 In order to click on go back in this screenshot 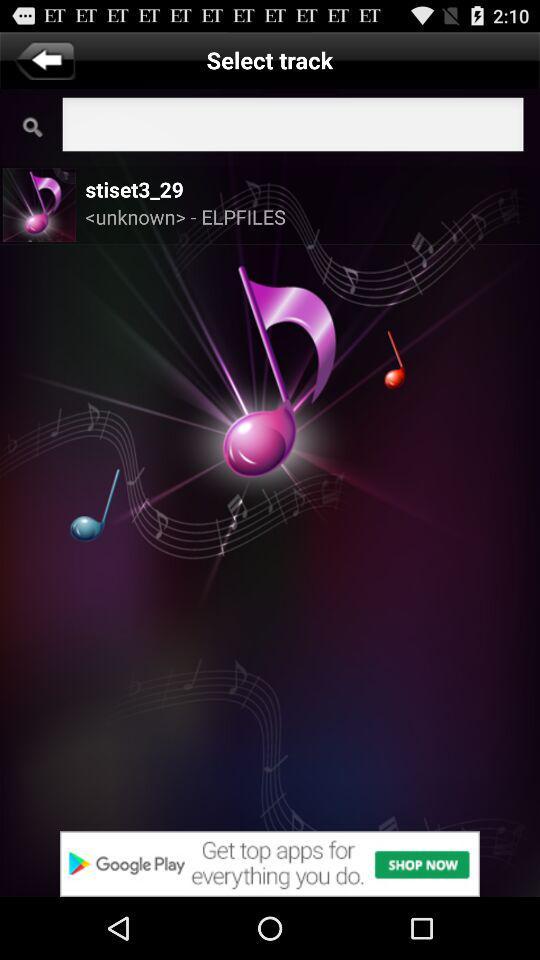, I will do `click(44, 59)`.